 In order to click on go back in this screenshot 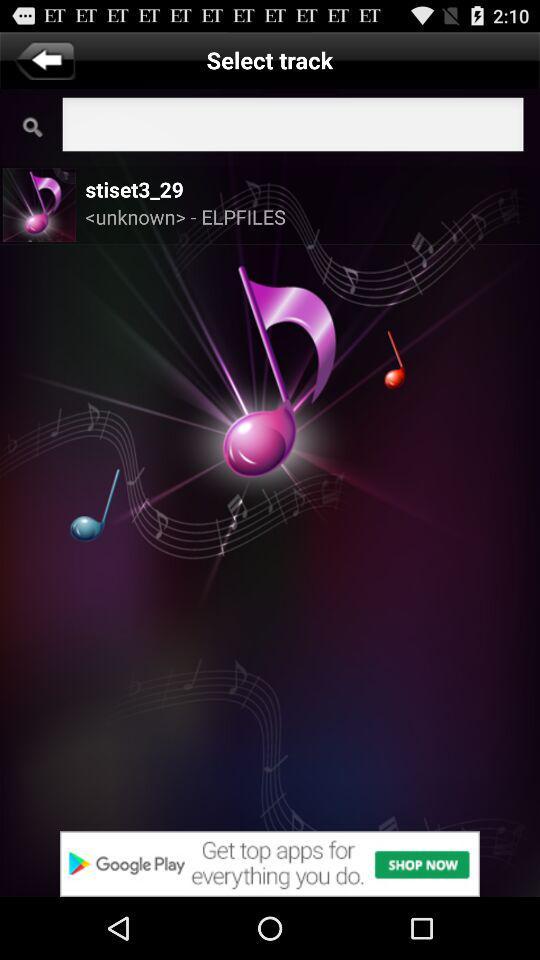, I will do `click(44, 59)`.